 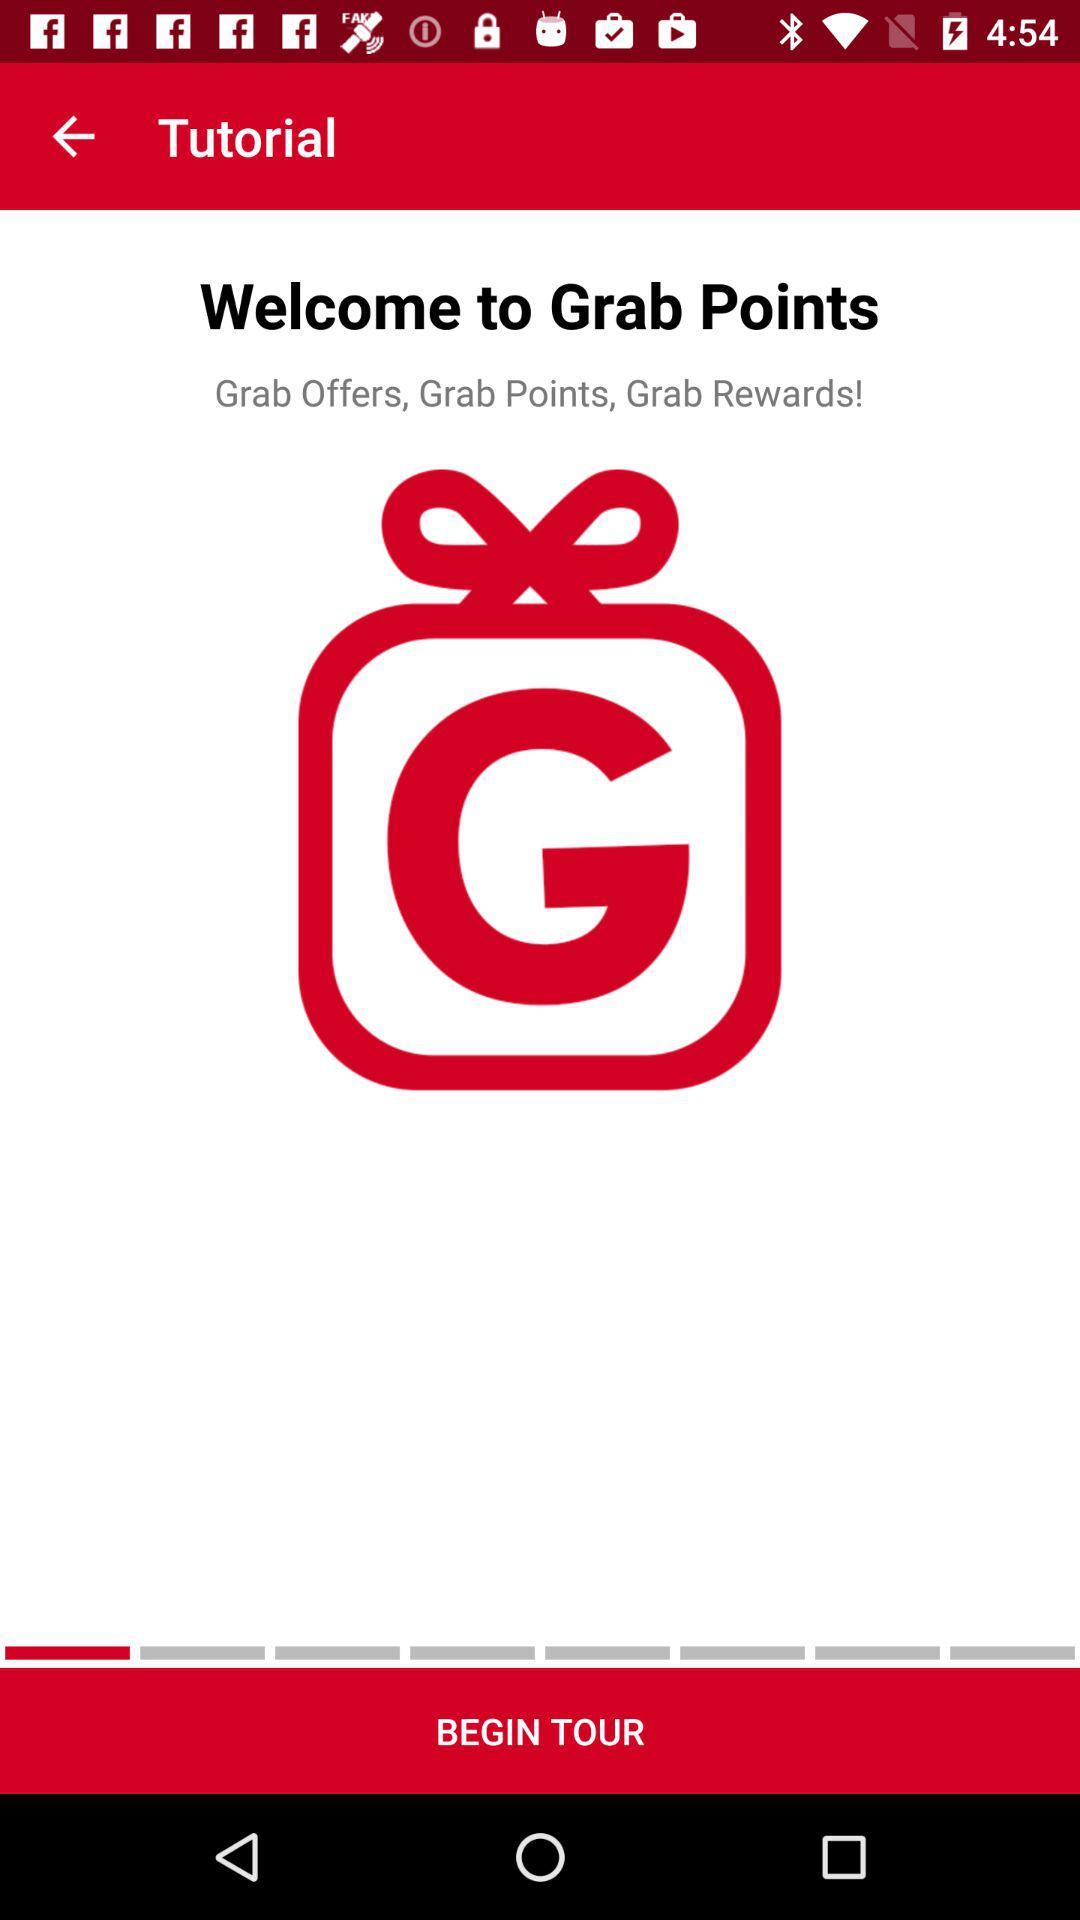 What do you see at coordinates (540, 1730) in the screenshot?
I see `begin tour item` at bounding box center [540, 1730].